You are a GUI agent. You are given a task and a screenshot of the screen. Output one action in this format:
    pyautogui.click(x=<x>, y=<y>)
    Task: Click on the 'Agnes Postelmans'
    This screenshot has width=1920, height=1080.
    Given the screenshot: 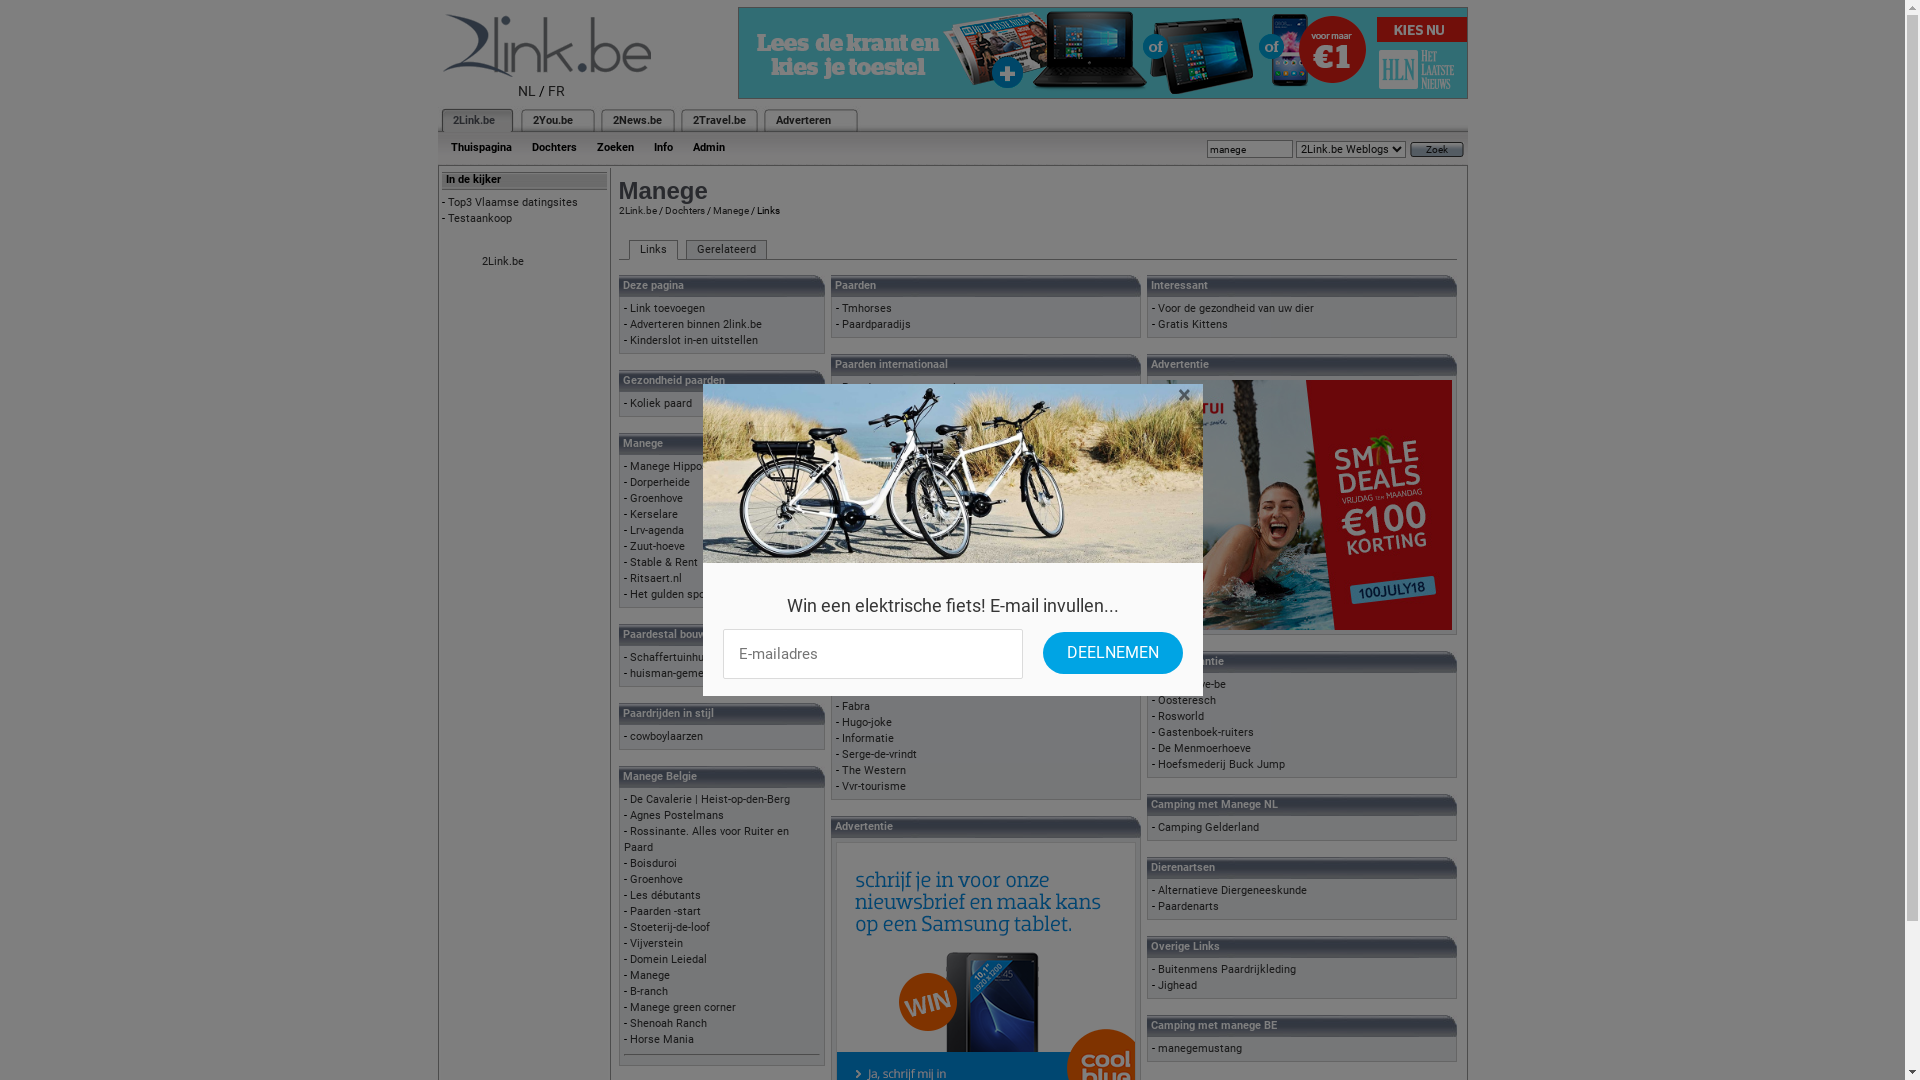 What is the action you would take?
    pyautogui.click(x=676, y=815)
    